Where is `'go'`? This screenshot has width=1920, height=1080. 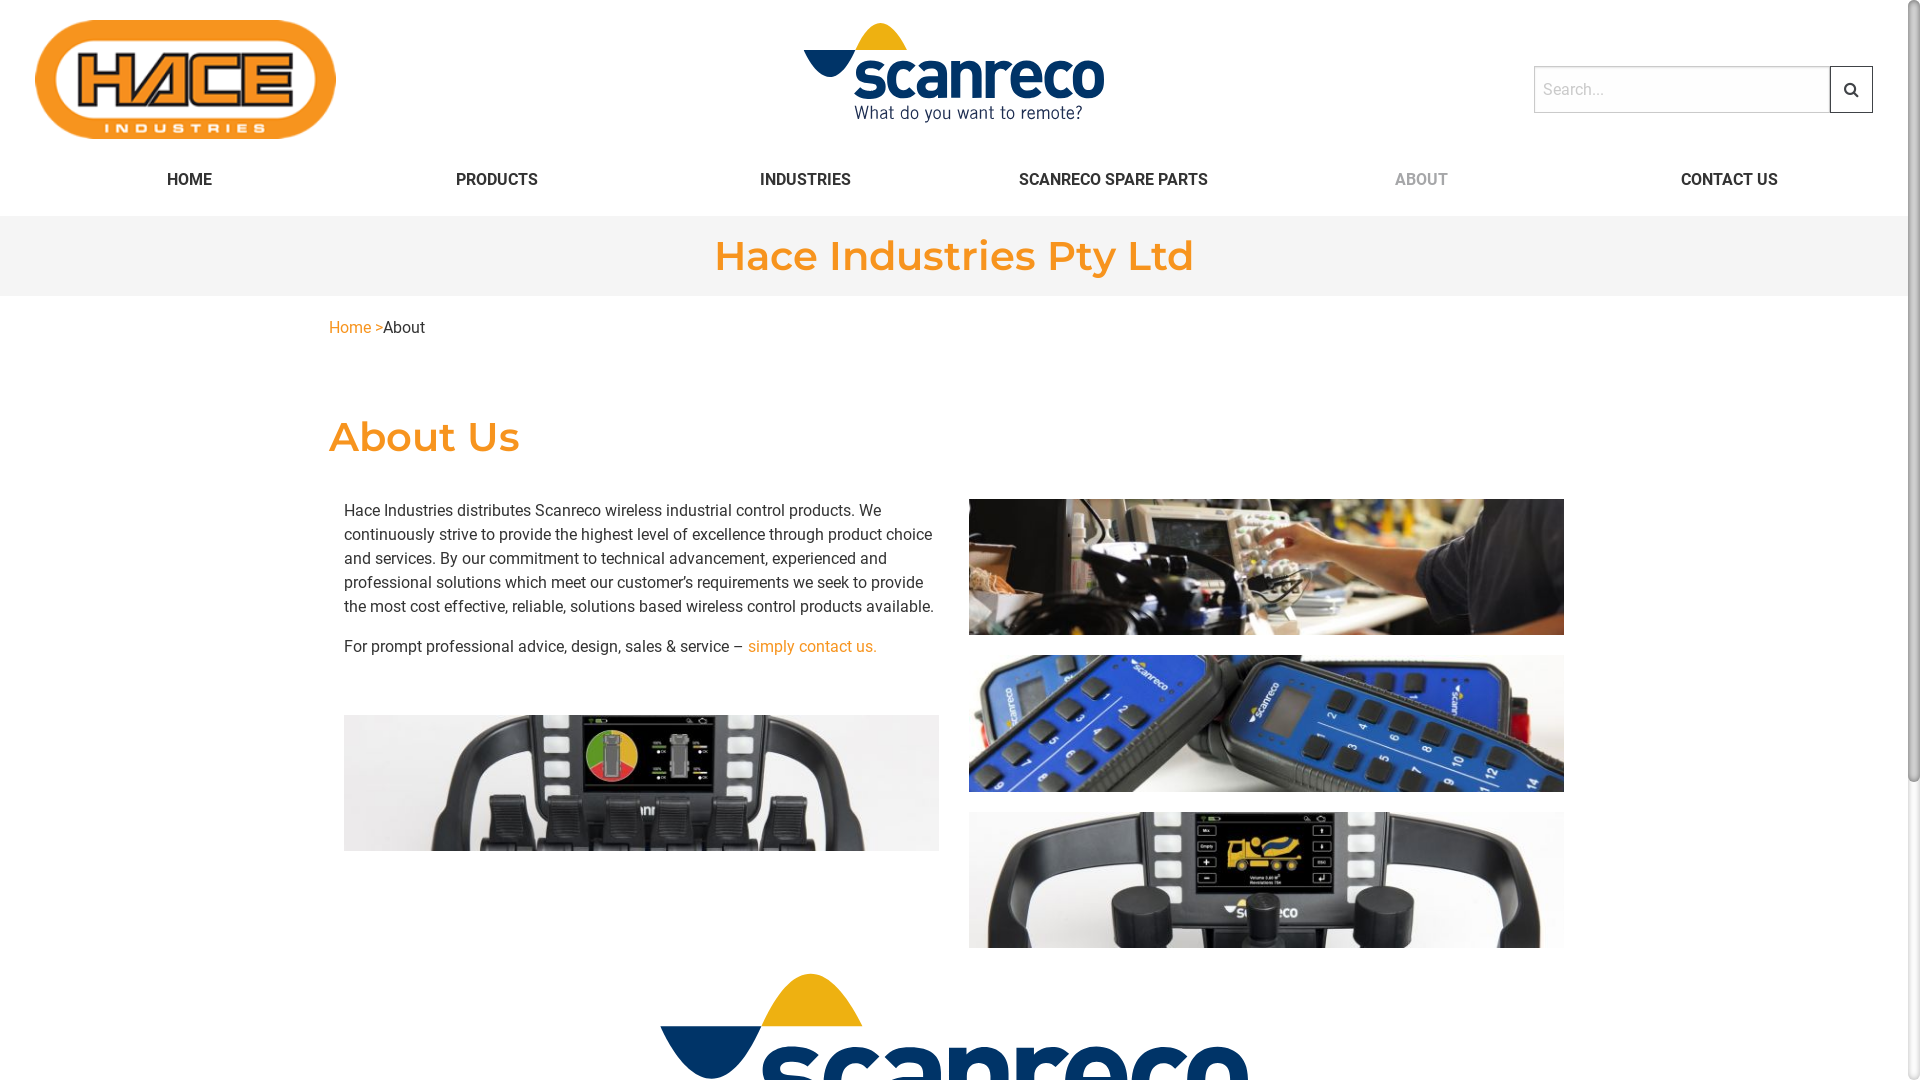 'go' is located at coordinates (1850, 88).